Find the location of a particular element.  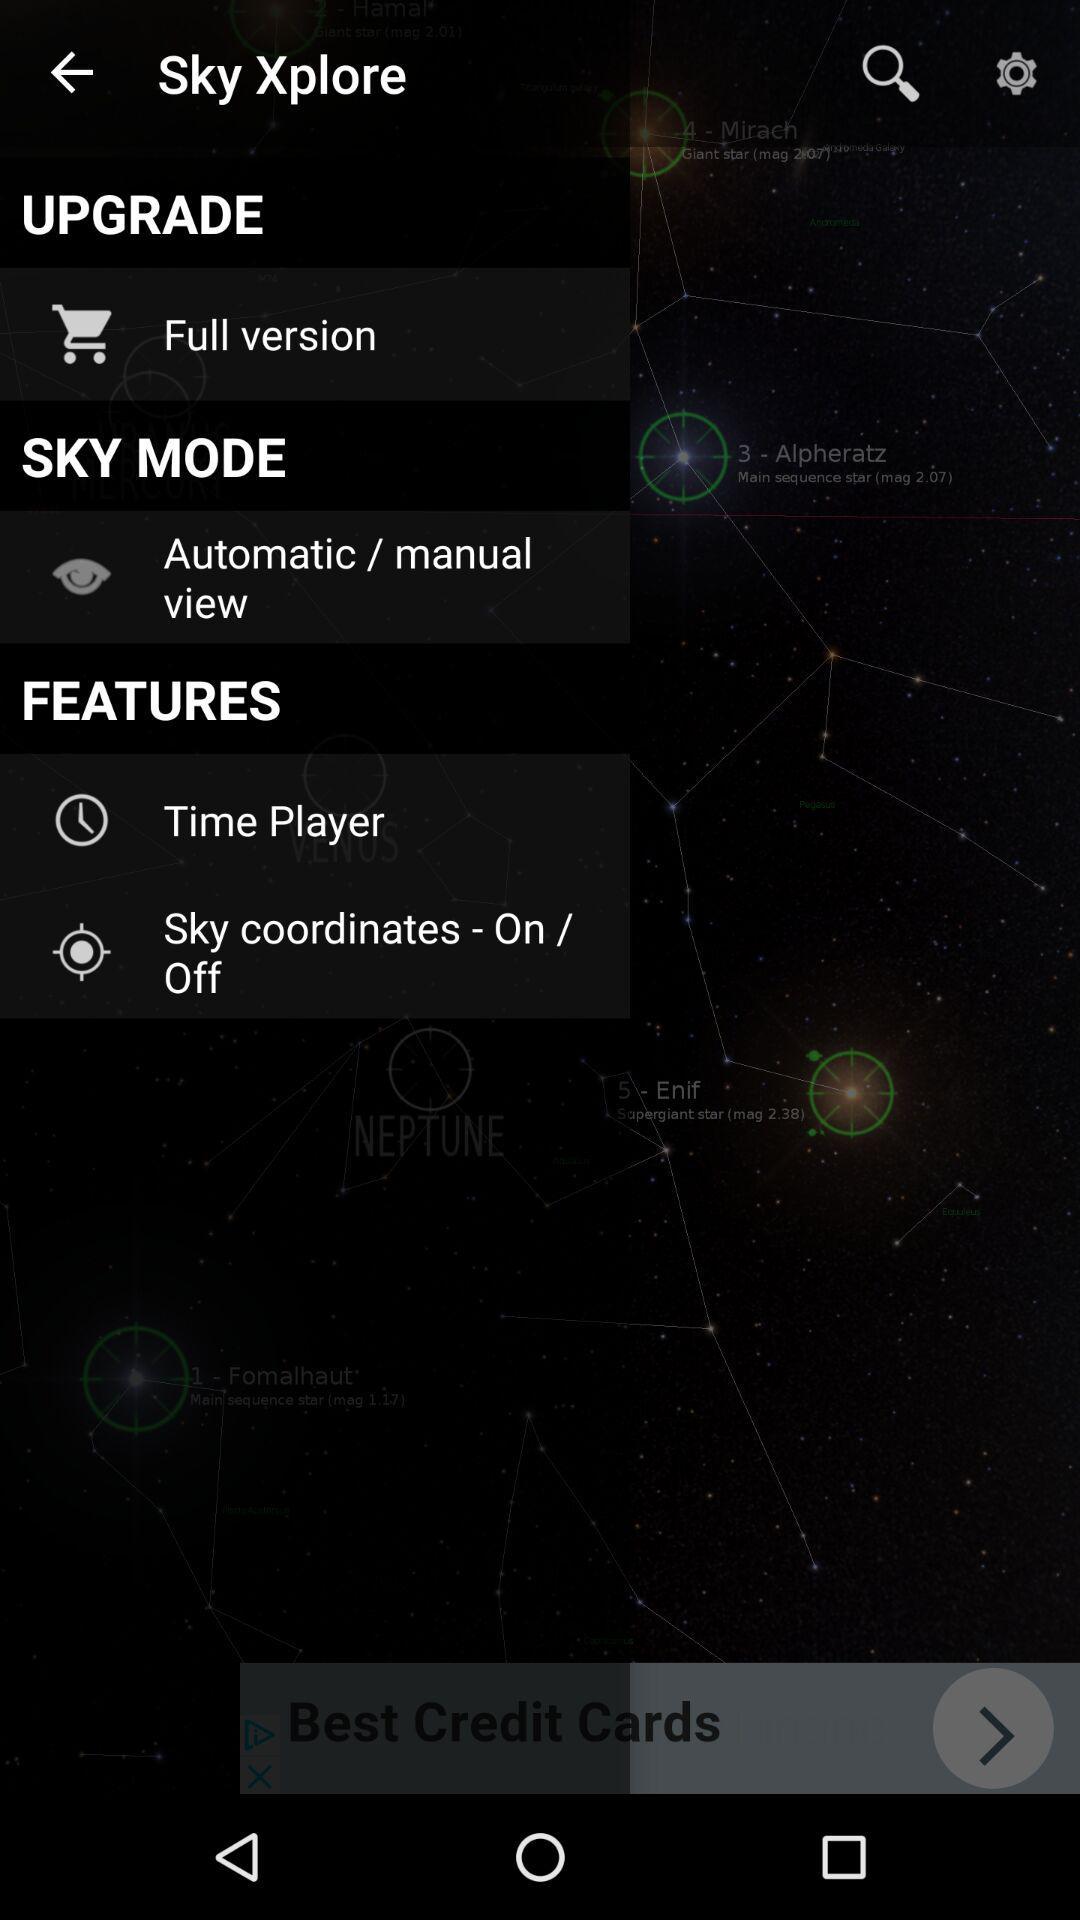

full version icon is located at coordinates (383, 334).